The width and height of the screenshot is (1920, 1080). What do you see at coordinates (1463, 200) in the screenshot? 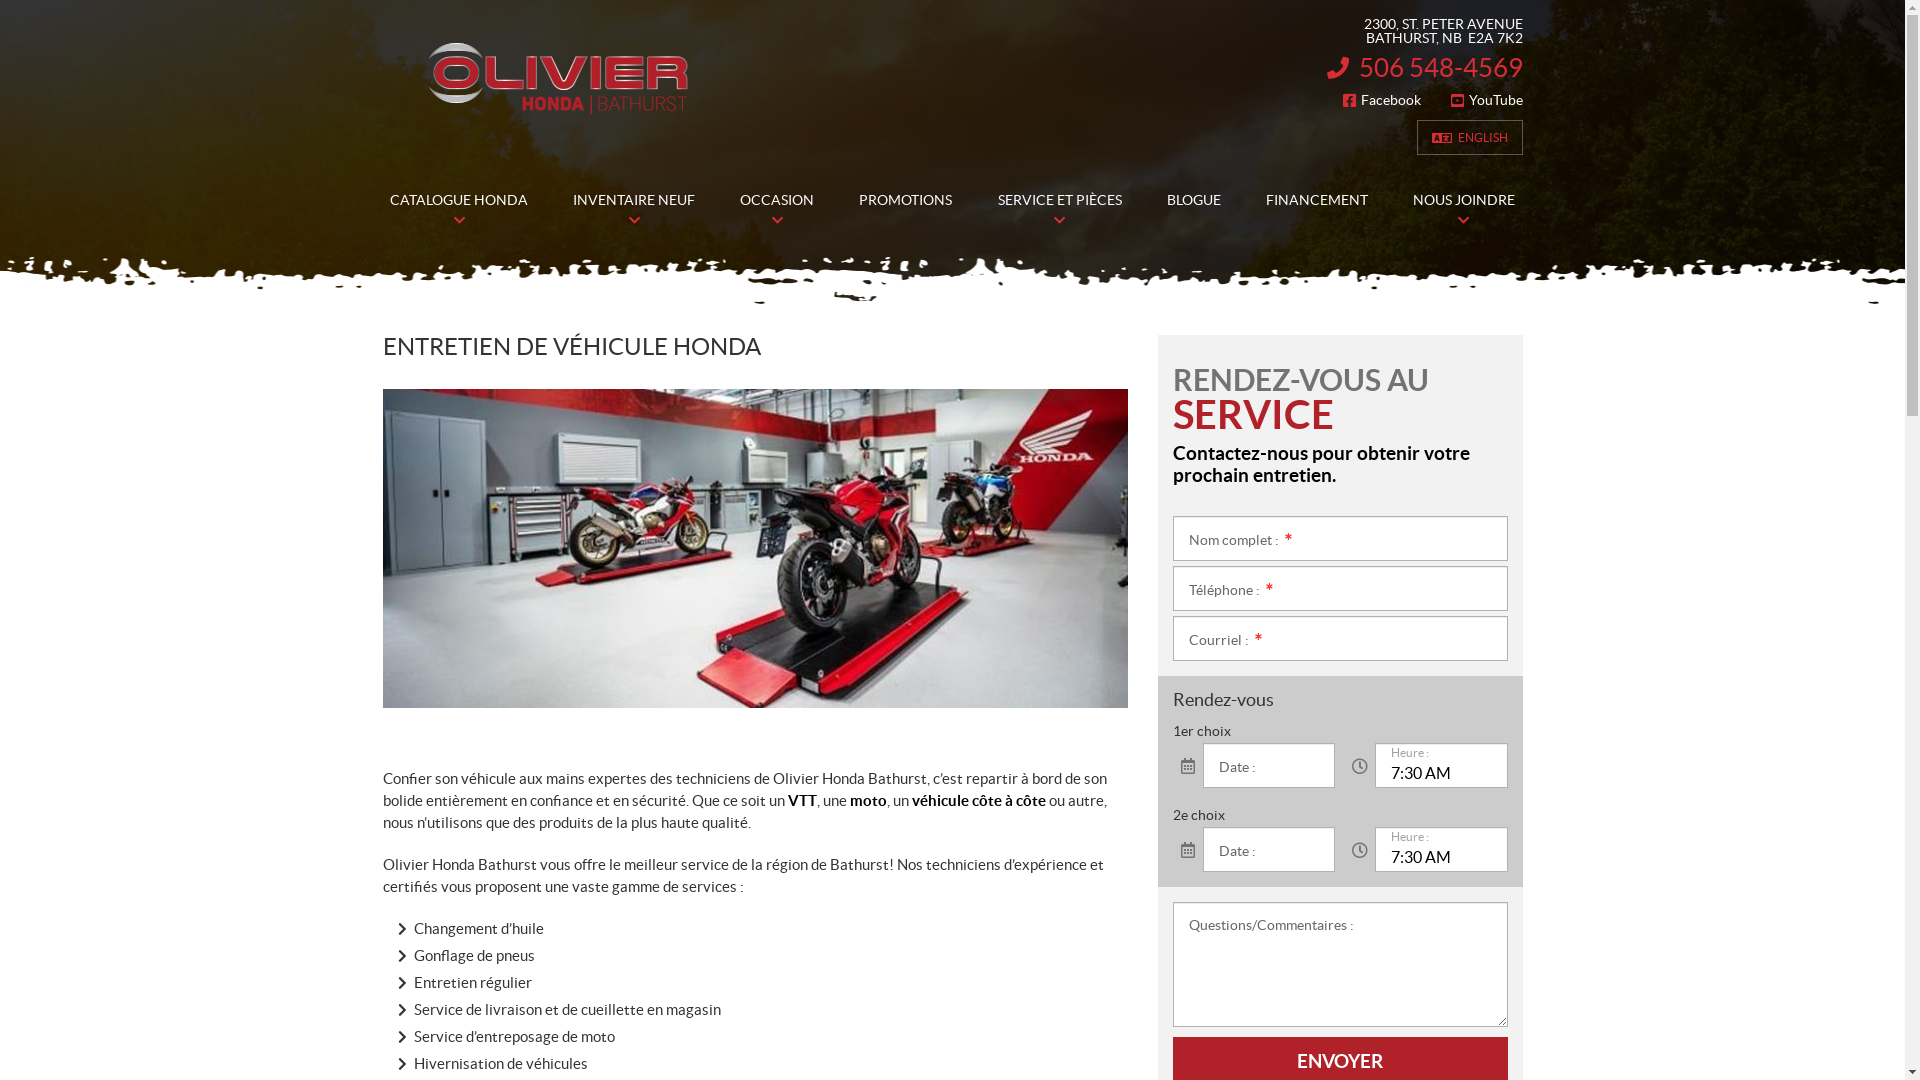
I see `'NOUS JOINDRE'` at bounding box center [1463, 200].